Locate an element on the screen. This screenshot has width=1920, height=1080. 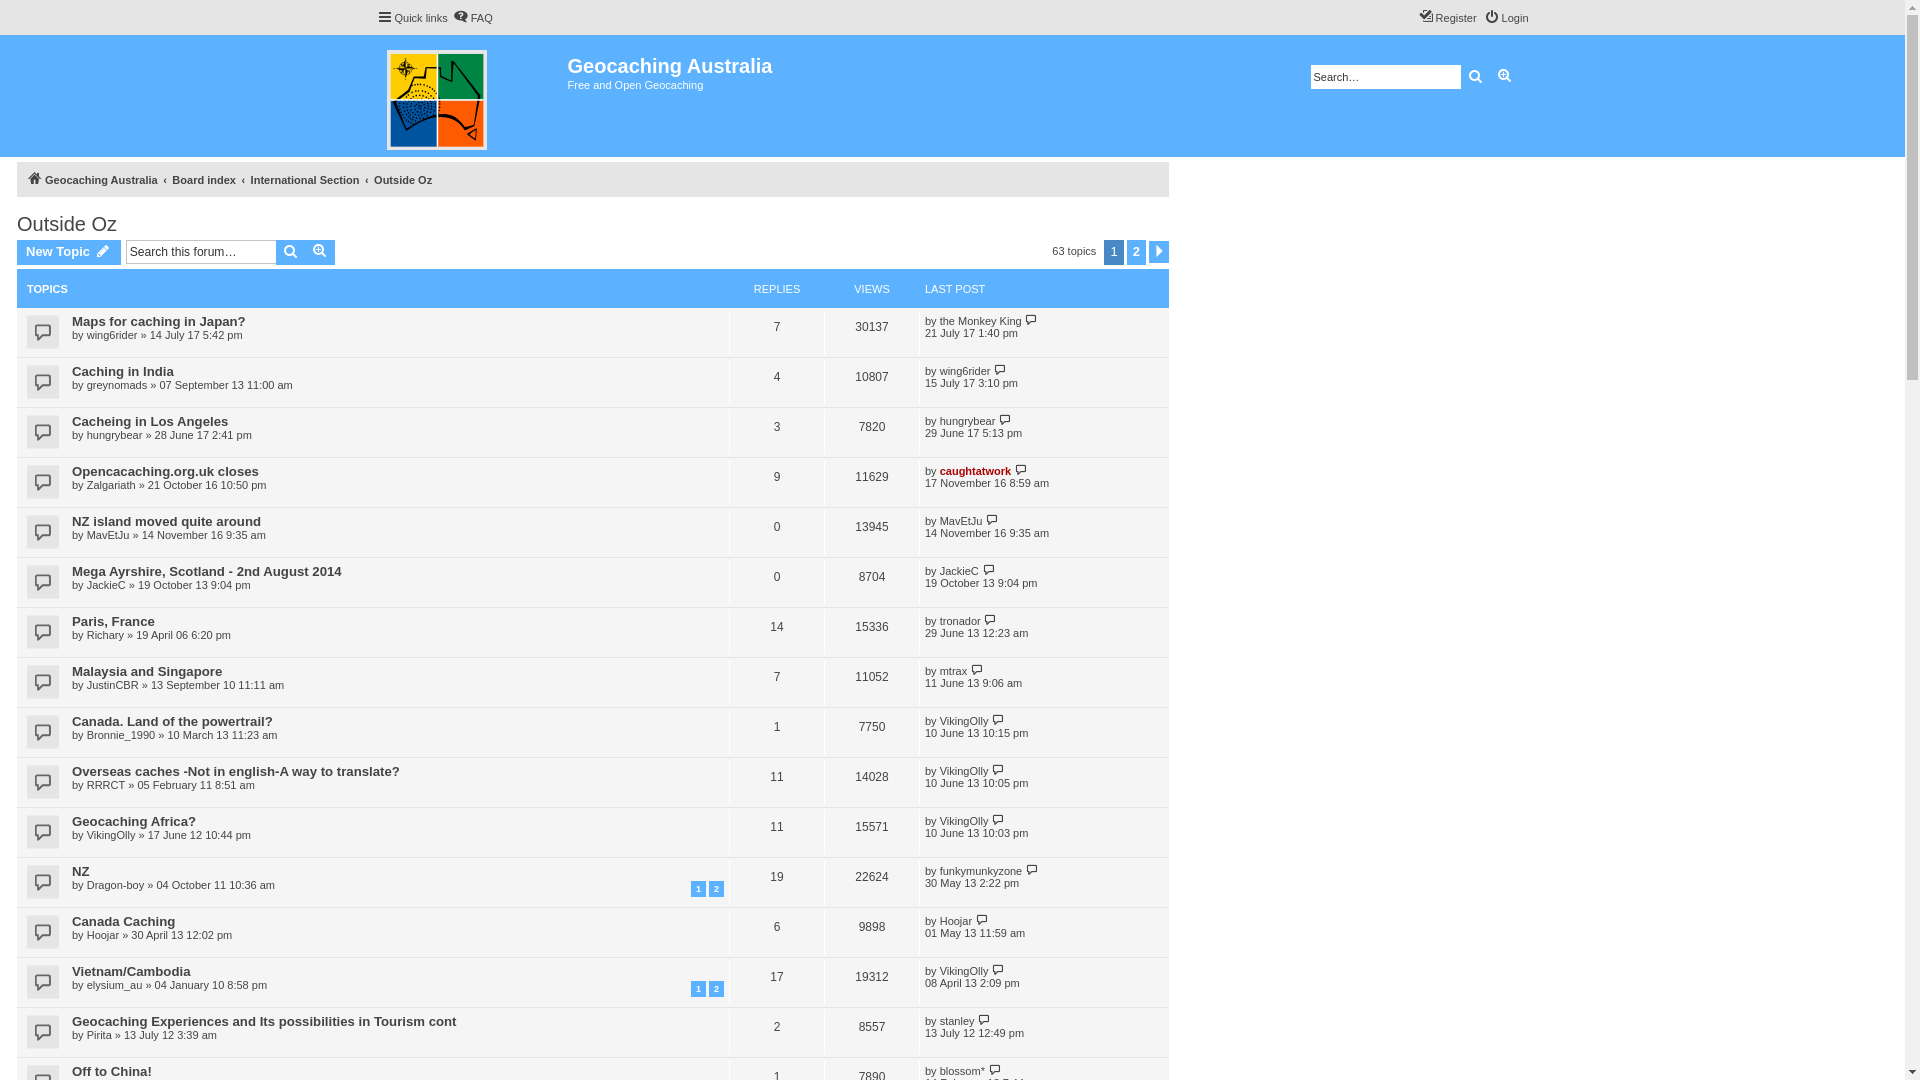
'elysium_au' is located at coordinates (114, 983).